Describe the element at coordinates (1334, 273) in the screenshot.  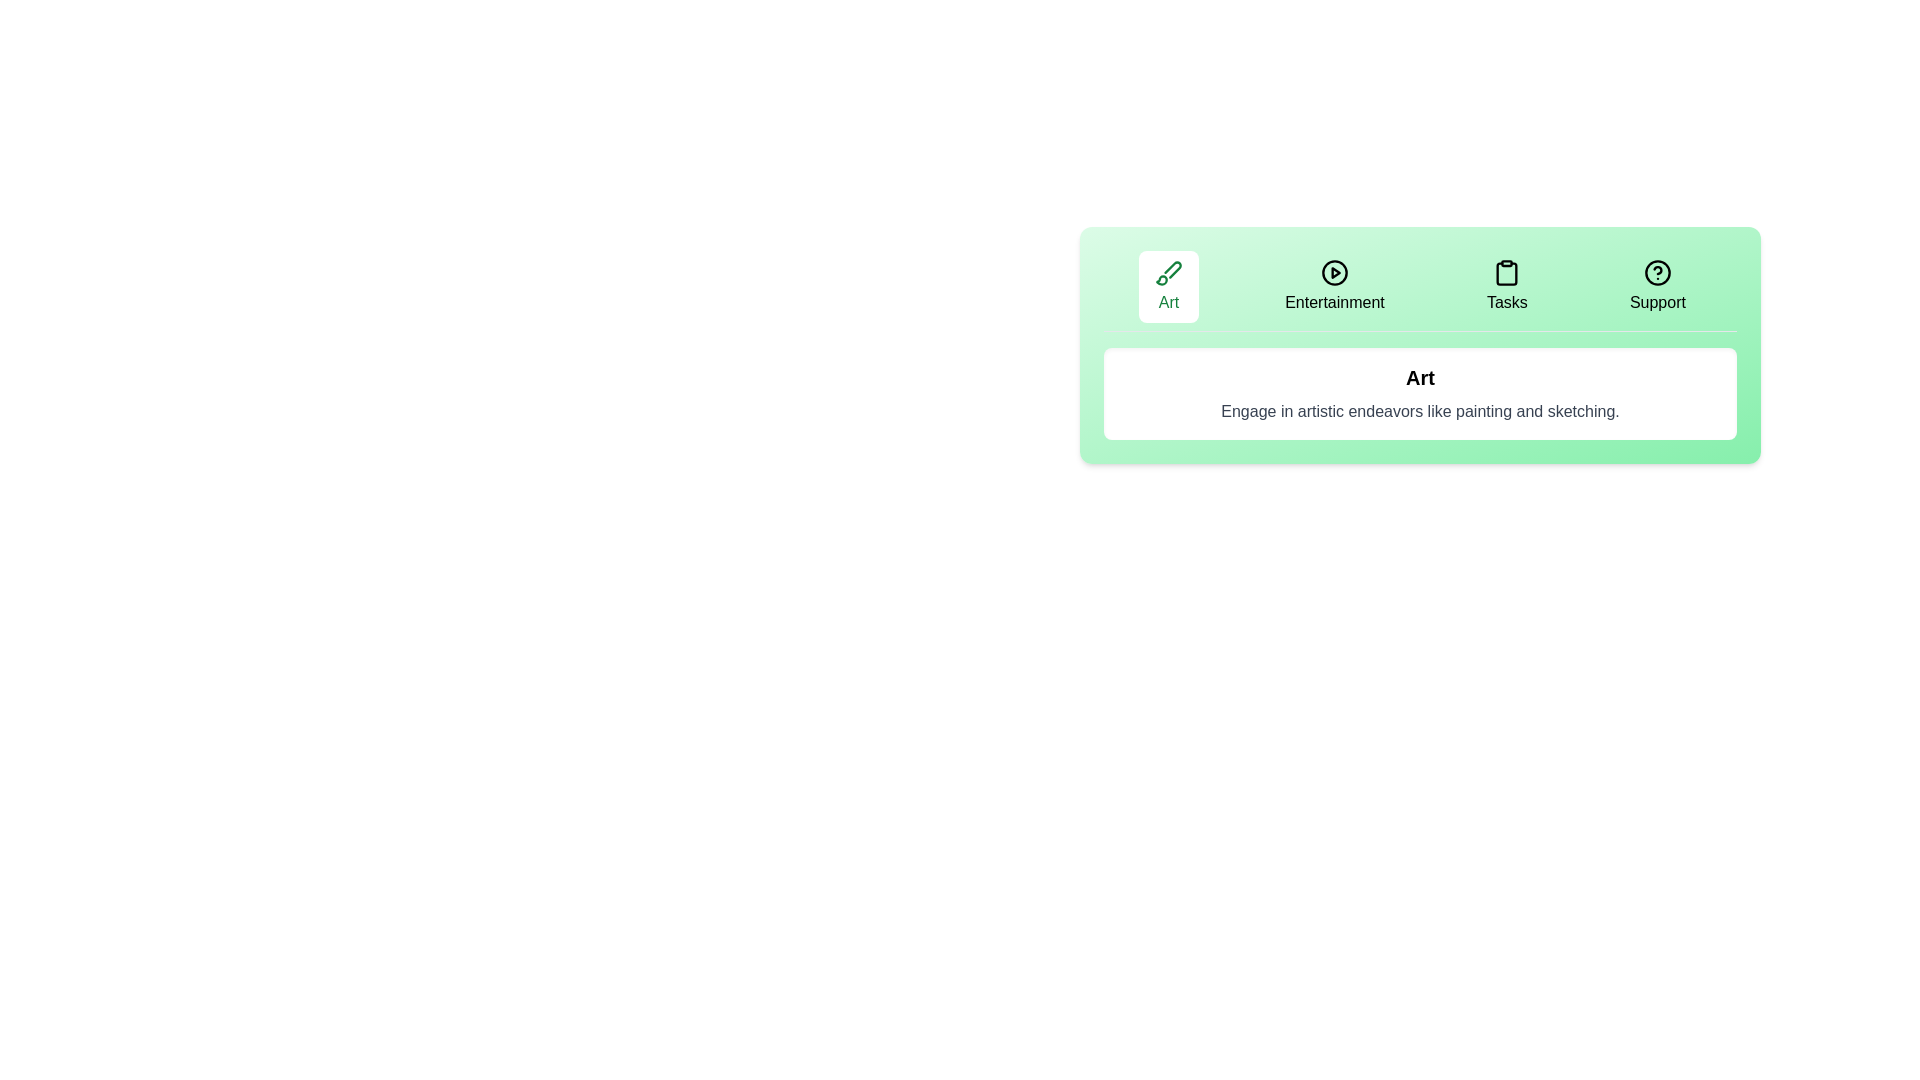
I see `the Circular Play Button icon located in the Entertainment section of the horizontally arranged menu bar` at that location.